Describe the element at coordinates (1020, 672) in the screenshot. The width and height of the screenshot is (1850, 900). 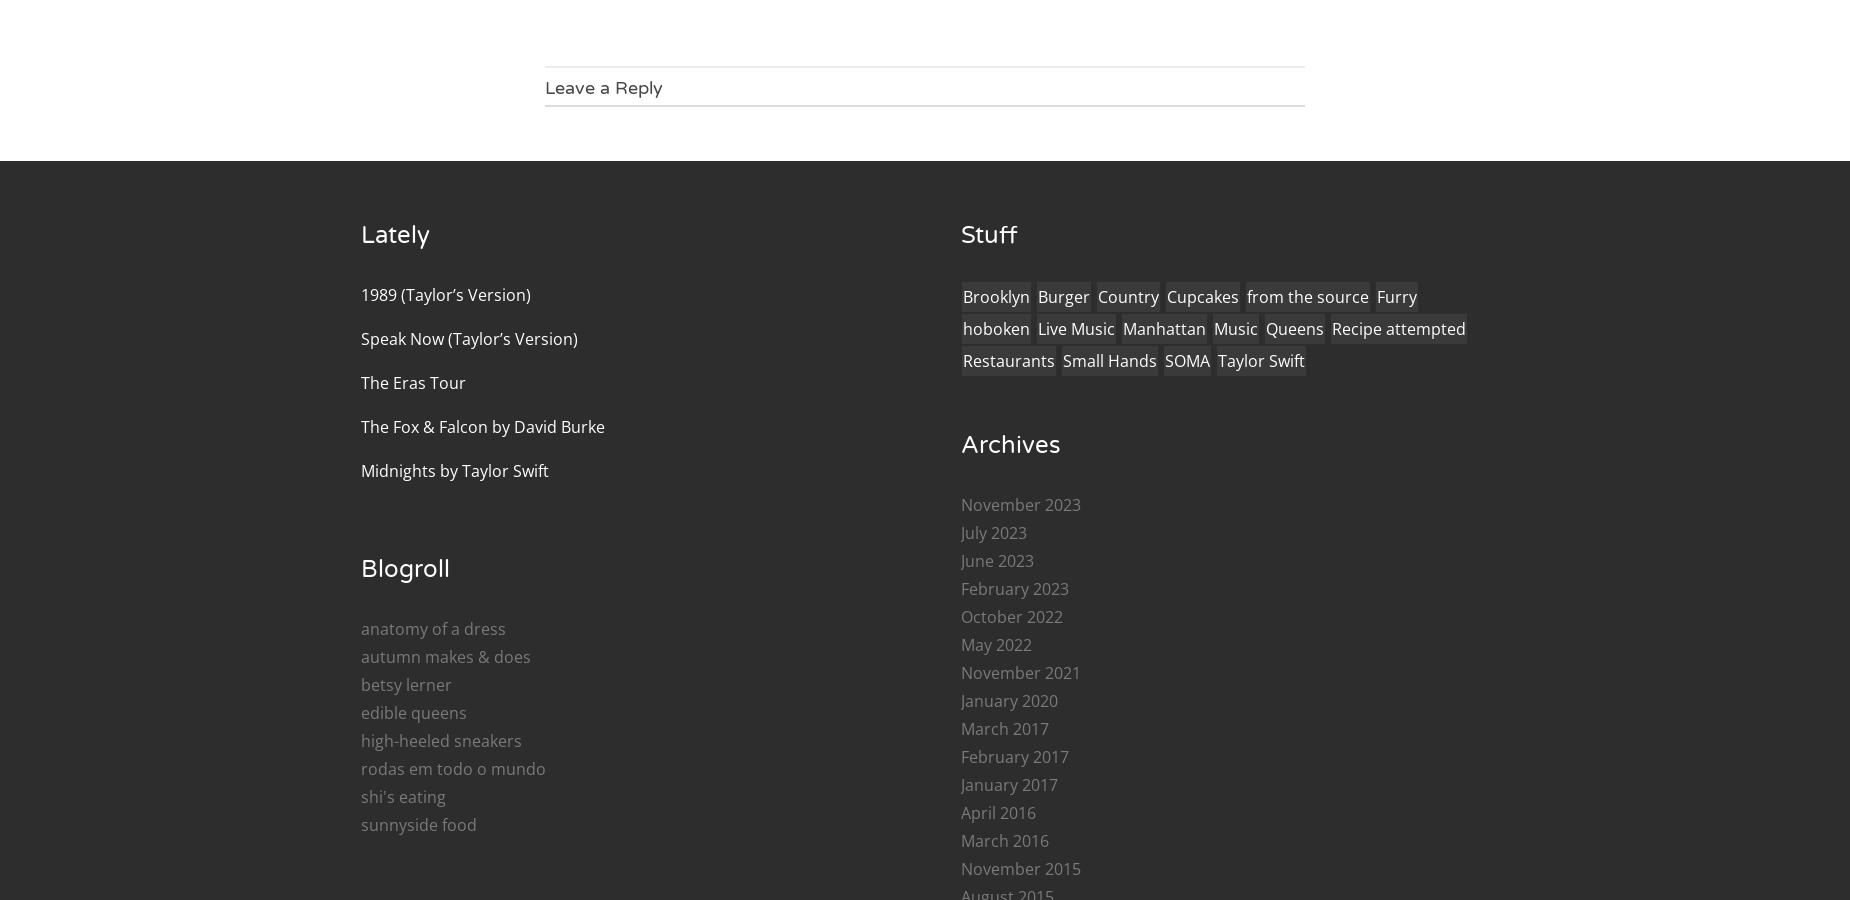
I see `'November 2021'` at that location.